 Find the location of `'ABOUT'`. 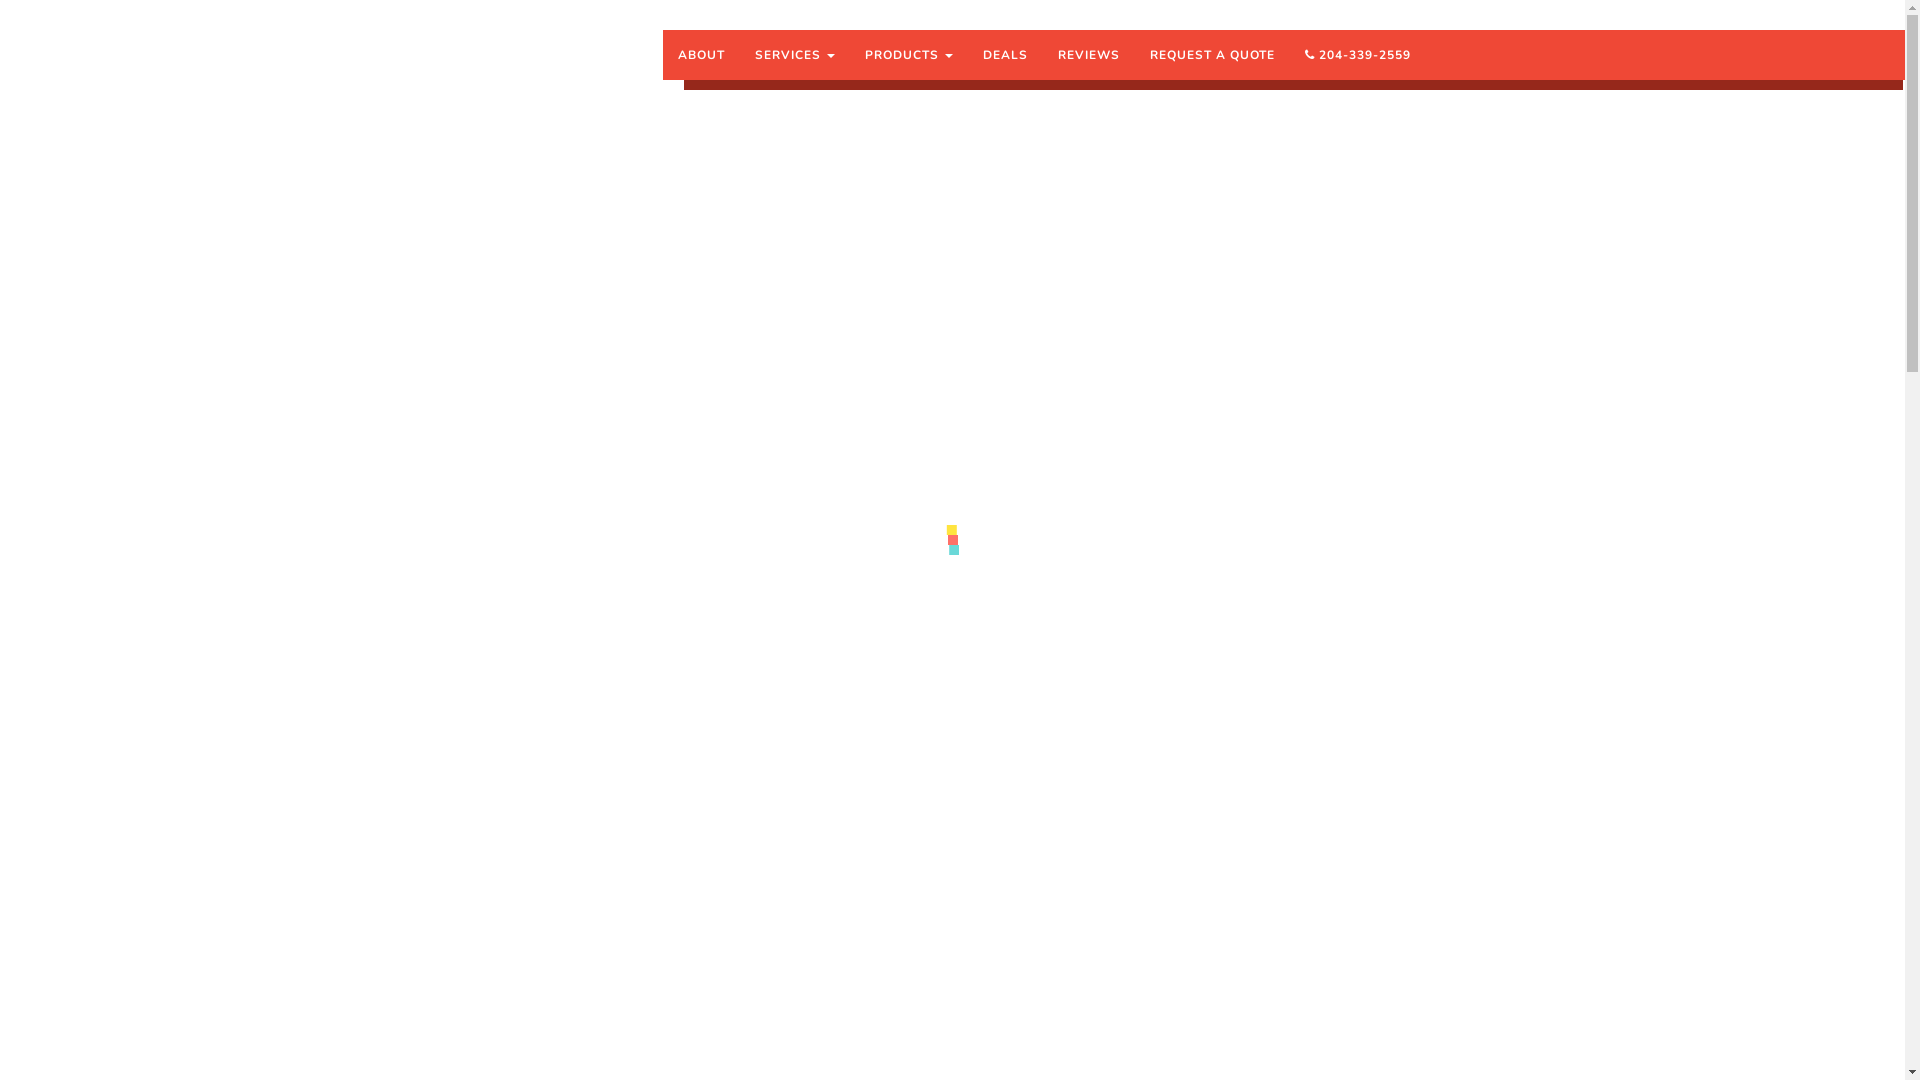

'ABOUT' is located at coordinates (701, 53).